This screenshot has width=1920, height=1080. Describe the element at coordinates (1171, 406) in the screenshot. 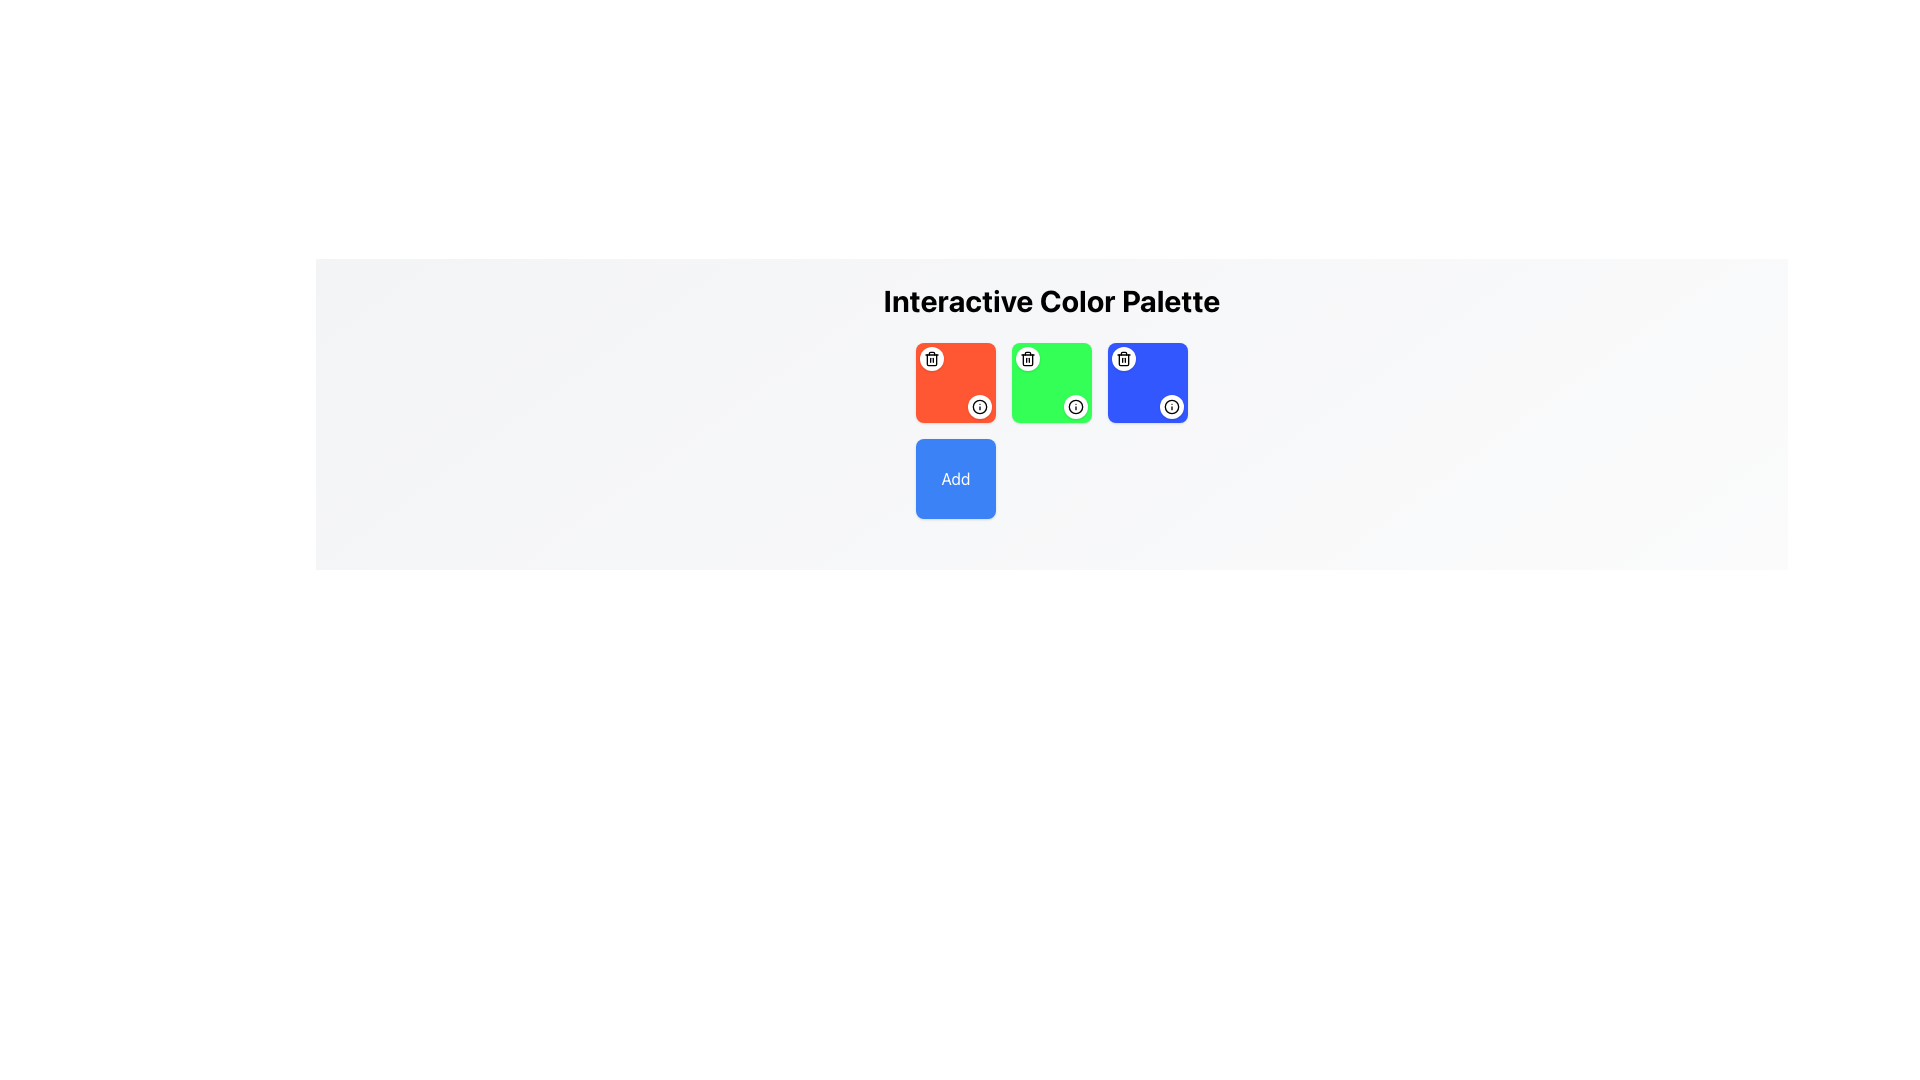

I see `the informational button icon located in the bottom-right corner of the blue square in the third column of the color palette grid` at that location.